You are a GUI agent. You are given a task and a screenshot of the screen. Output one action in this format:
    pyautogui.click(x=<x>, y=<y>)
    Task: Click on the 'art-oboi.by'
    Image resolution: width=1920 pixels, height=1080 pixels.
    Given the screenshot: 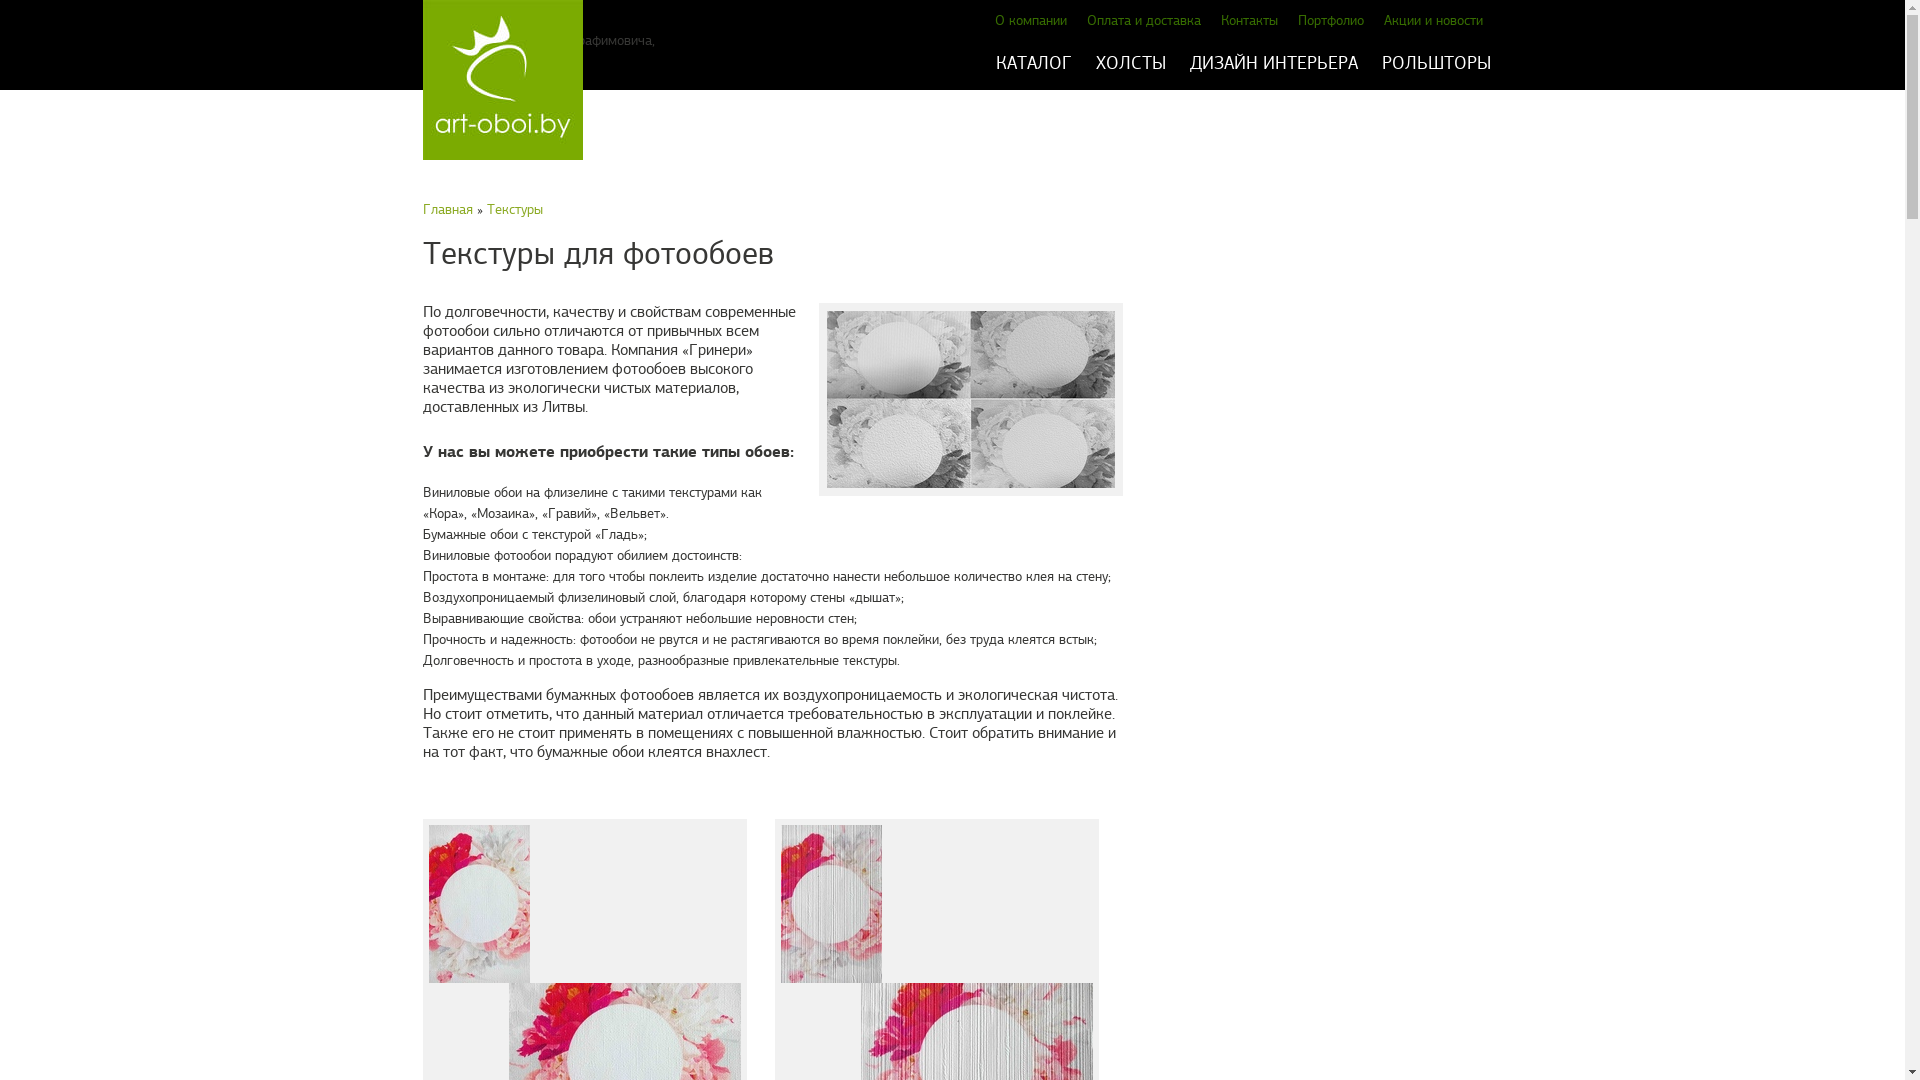 What is the action you would take?
    pyautogui.click(x=452, y=78)
    